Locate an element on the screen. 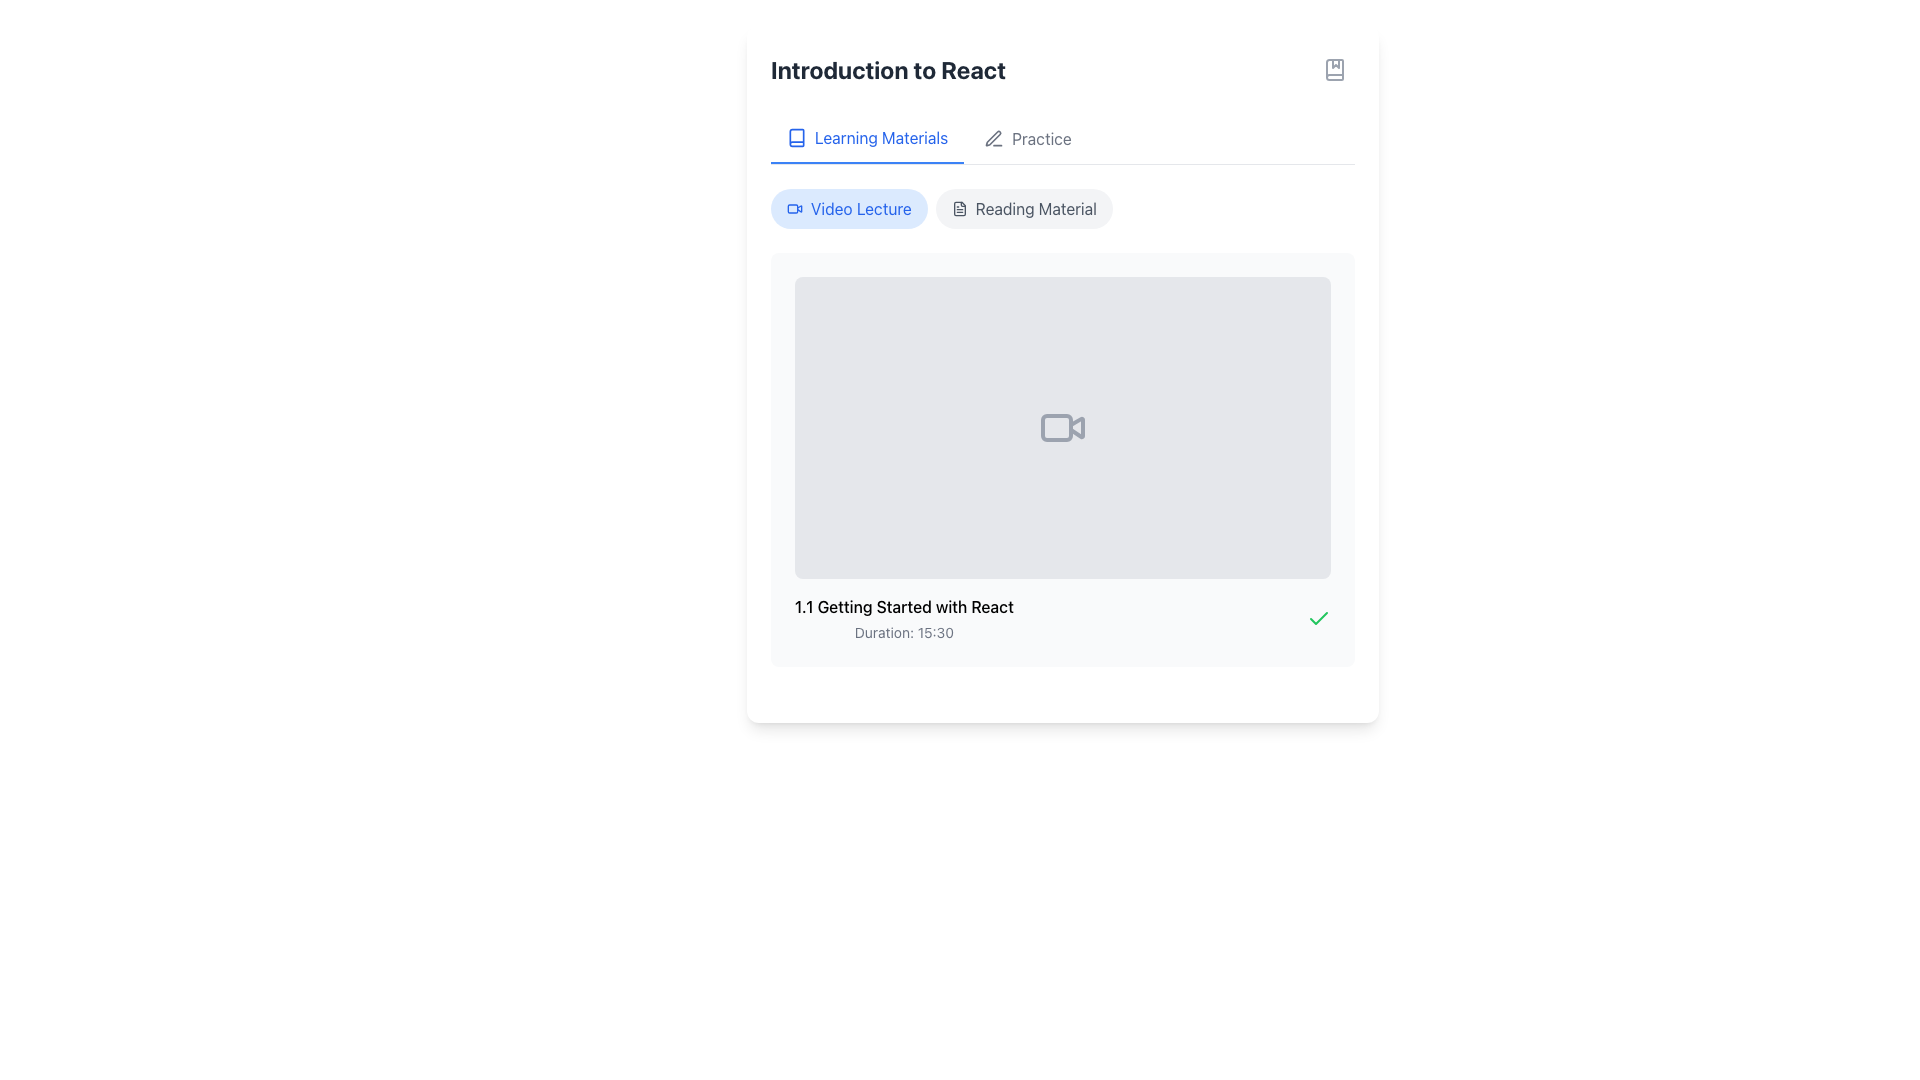 This screenshot has width=1920, height=1080. the 'Practice' text label, which is styled in gray and is the rightmost option in a group of horizontally aligned selectable labels near the top center of the page is located at coordinates (1040, 137).